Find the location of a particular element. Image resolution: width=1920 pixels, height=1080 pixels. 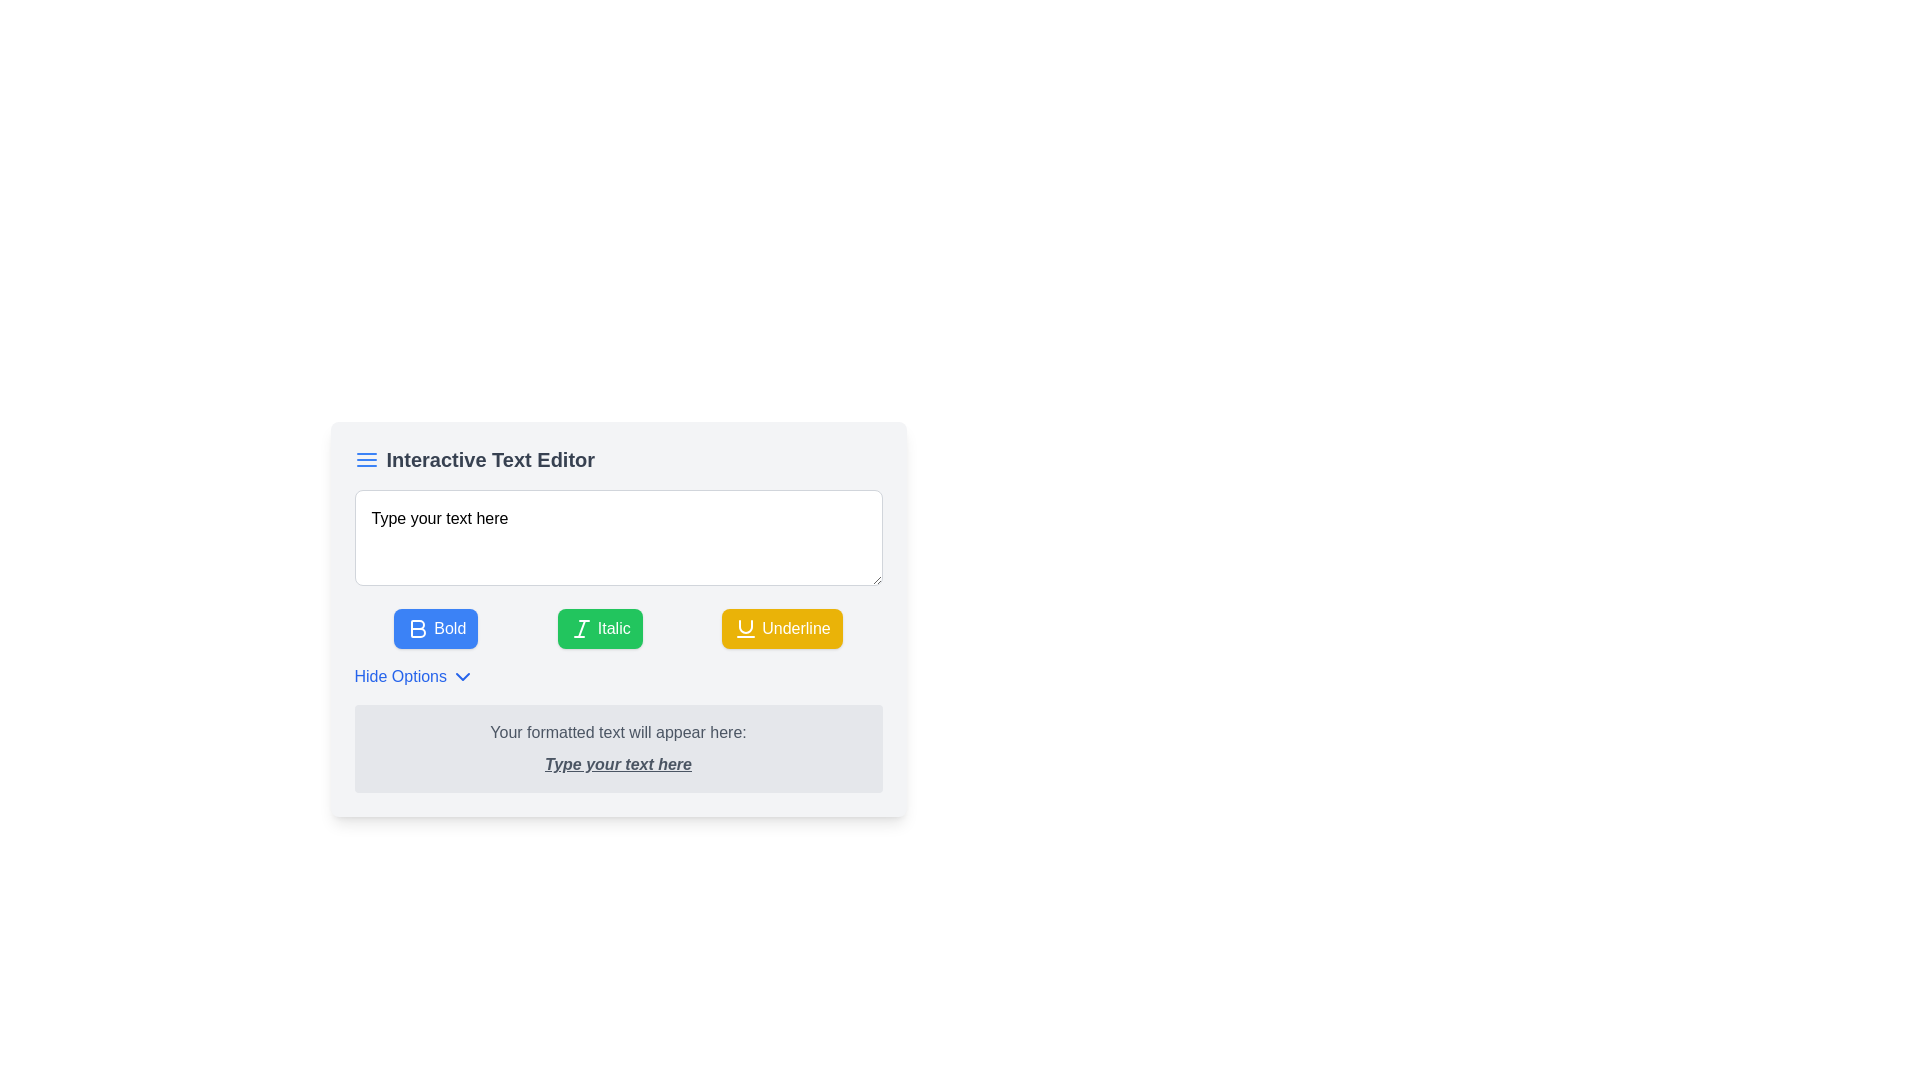

the chevron icon located to the right of the 'Hide Options' label, which expands or collapses related options is located at coordinates (461, 676).